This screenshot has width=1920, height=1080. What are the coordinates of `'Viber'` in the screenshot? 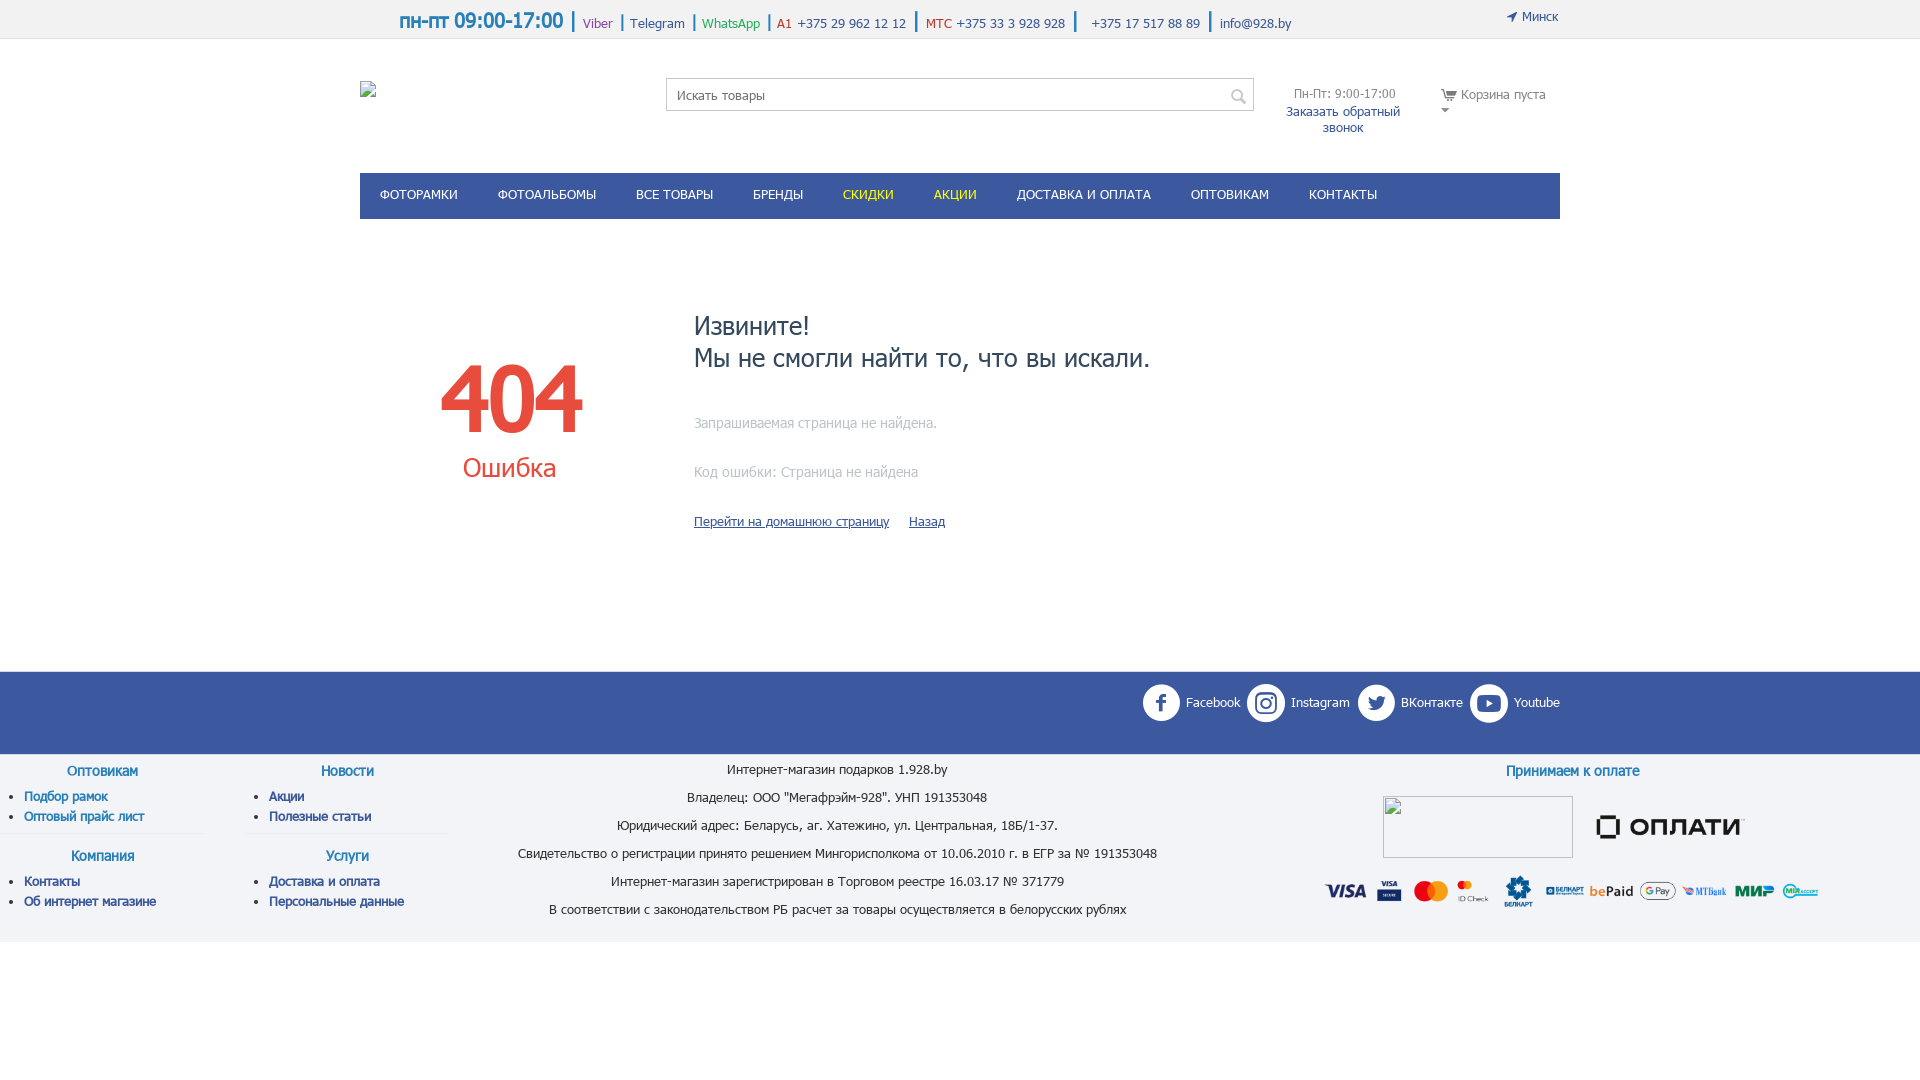 It's located at (597, 23).